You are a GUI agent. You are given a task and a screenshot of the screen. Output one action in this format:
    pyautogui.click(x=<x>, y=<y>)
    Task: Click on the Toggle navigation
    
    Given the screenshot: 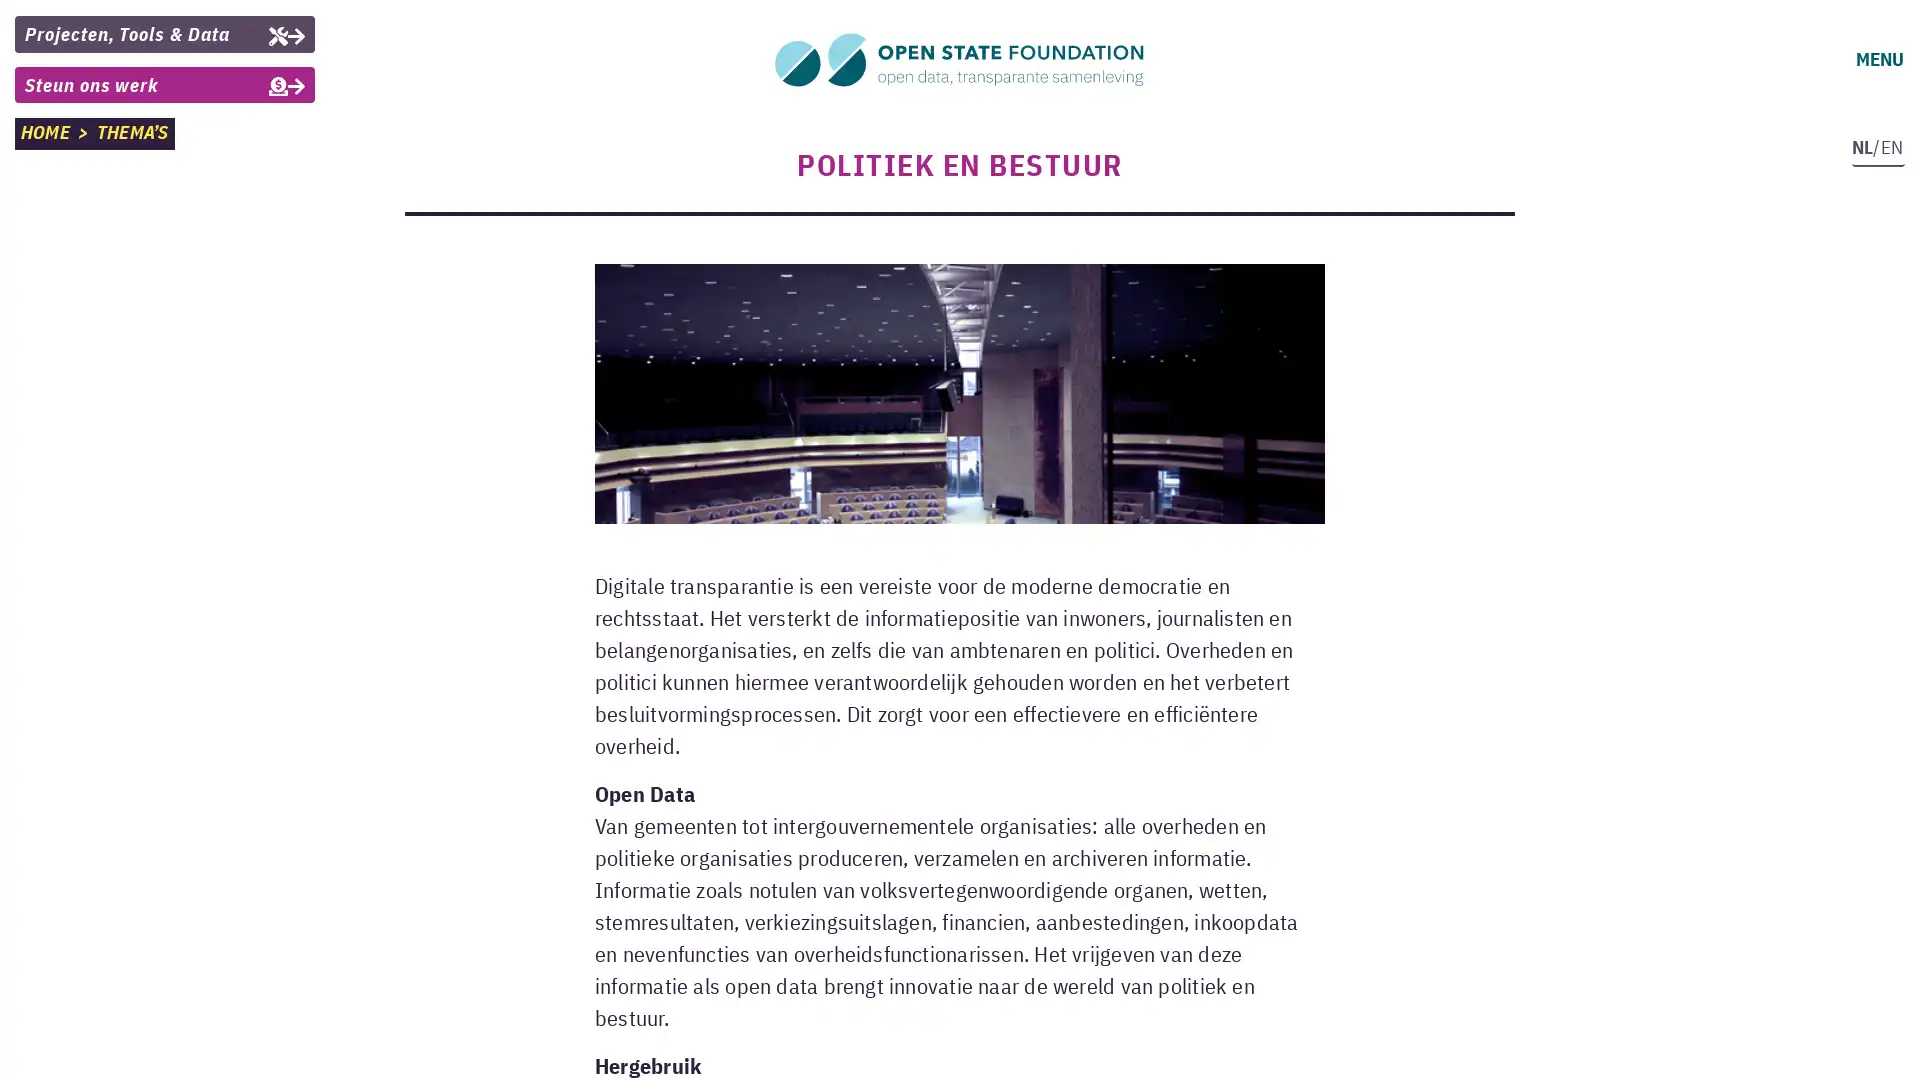 What is the action you would take?
    pyautogui.click(x=1877, y=59)
    